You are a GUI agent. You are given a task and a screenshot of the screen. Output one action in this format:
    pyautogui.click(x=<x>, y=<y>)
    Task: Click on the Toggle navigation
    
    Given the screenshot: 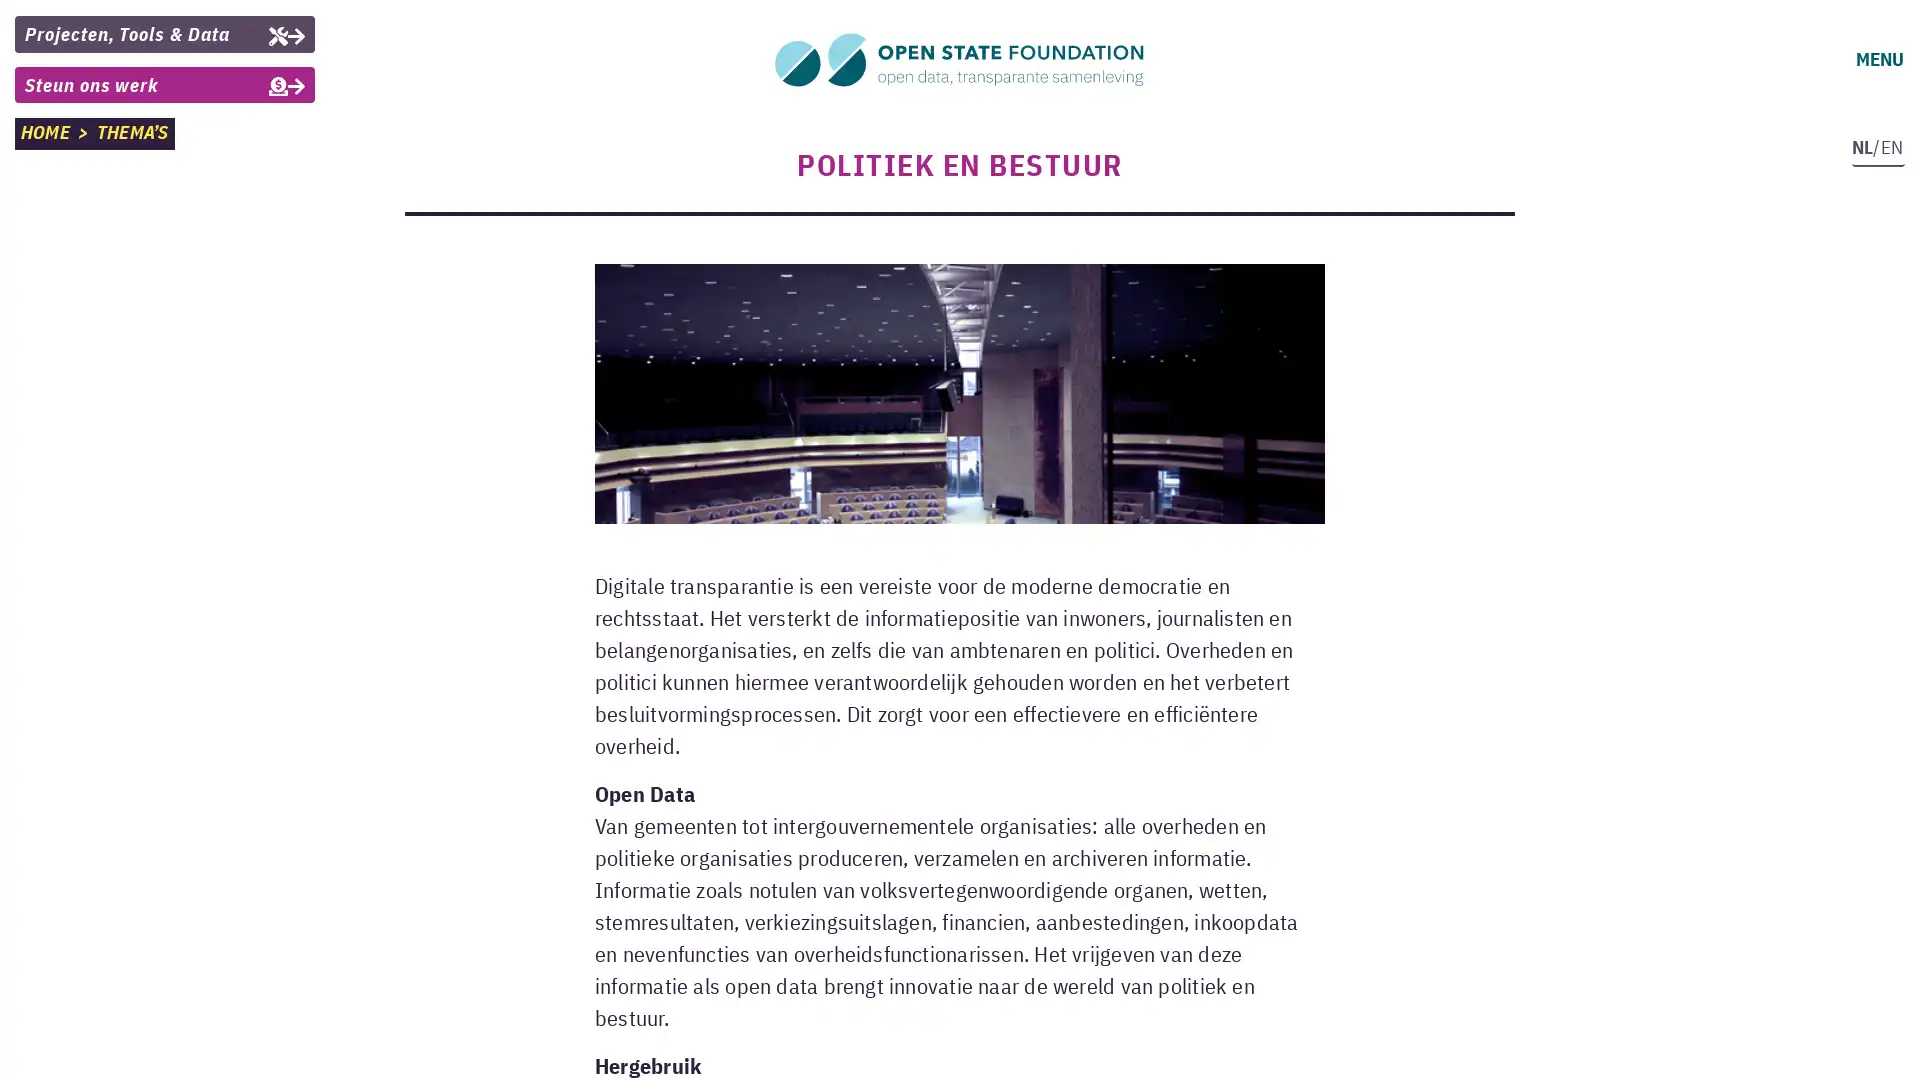 What is the action you would take?
    pyautogui.click(x=1877, y=59)
    